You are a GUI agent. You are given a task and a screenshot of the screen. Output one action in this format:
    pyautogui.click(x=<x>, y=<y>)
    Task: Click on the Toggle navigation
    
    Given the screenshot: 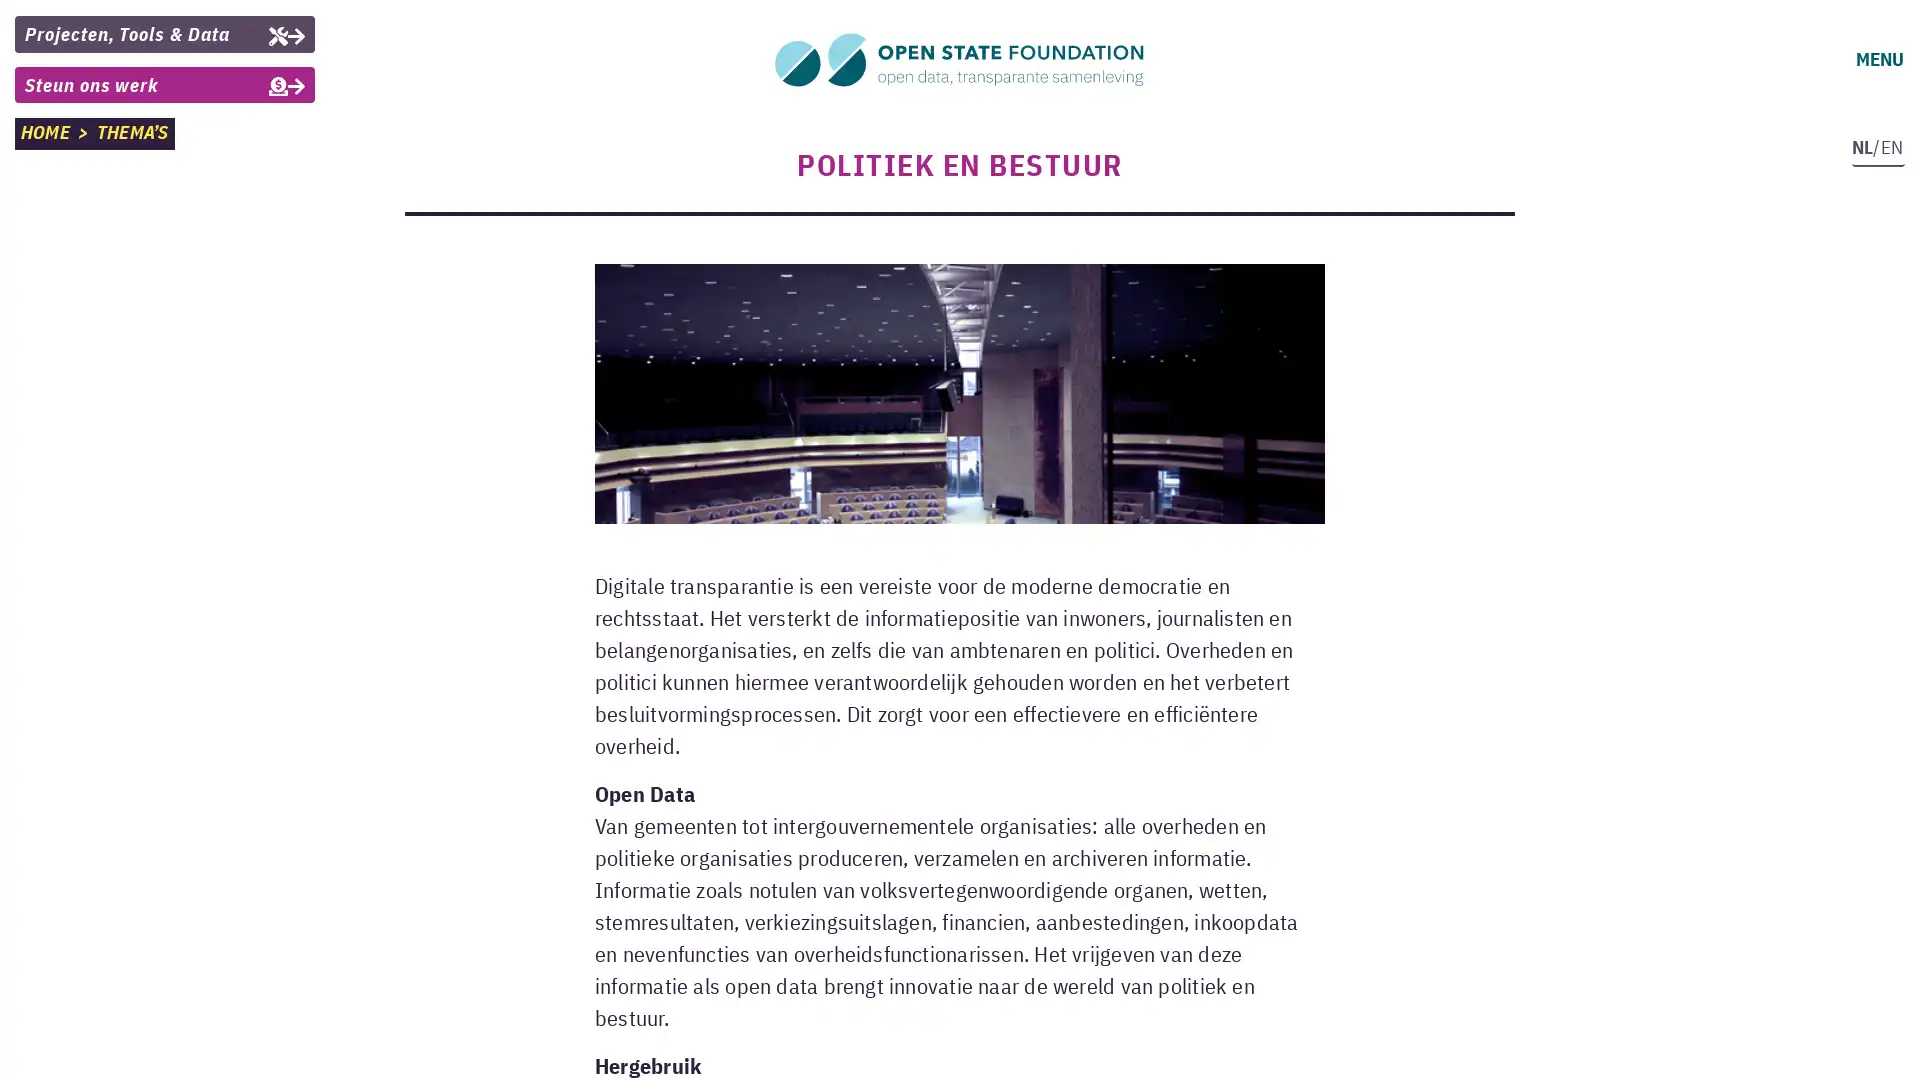 What is the action you would take?
    pyautogui.click(x=1877, y=59)
    